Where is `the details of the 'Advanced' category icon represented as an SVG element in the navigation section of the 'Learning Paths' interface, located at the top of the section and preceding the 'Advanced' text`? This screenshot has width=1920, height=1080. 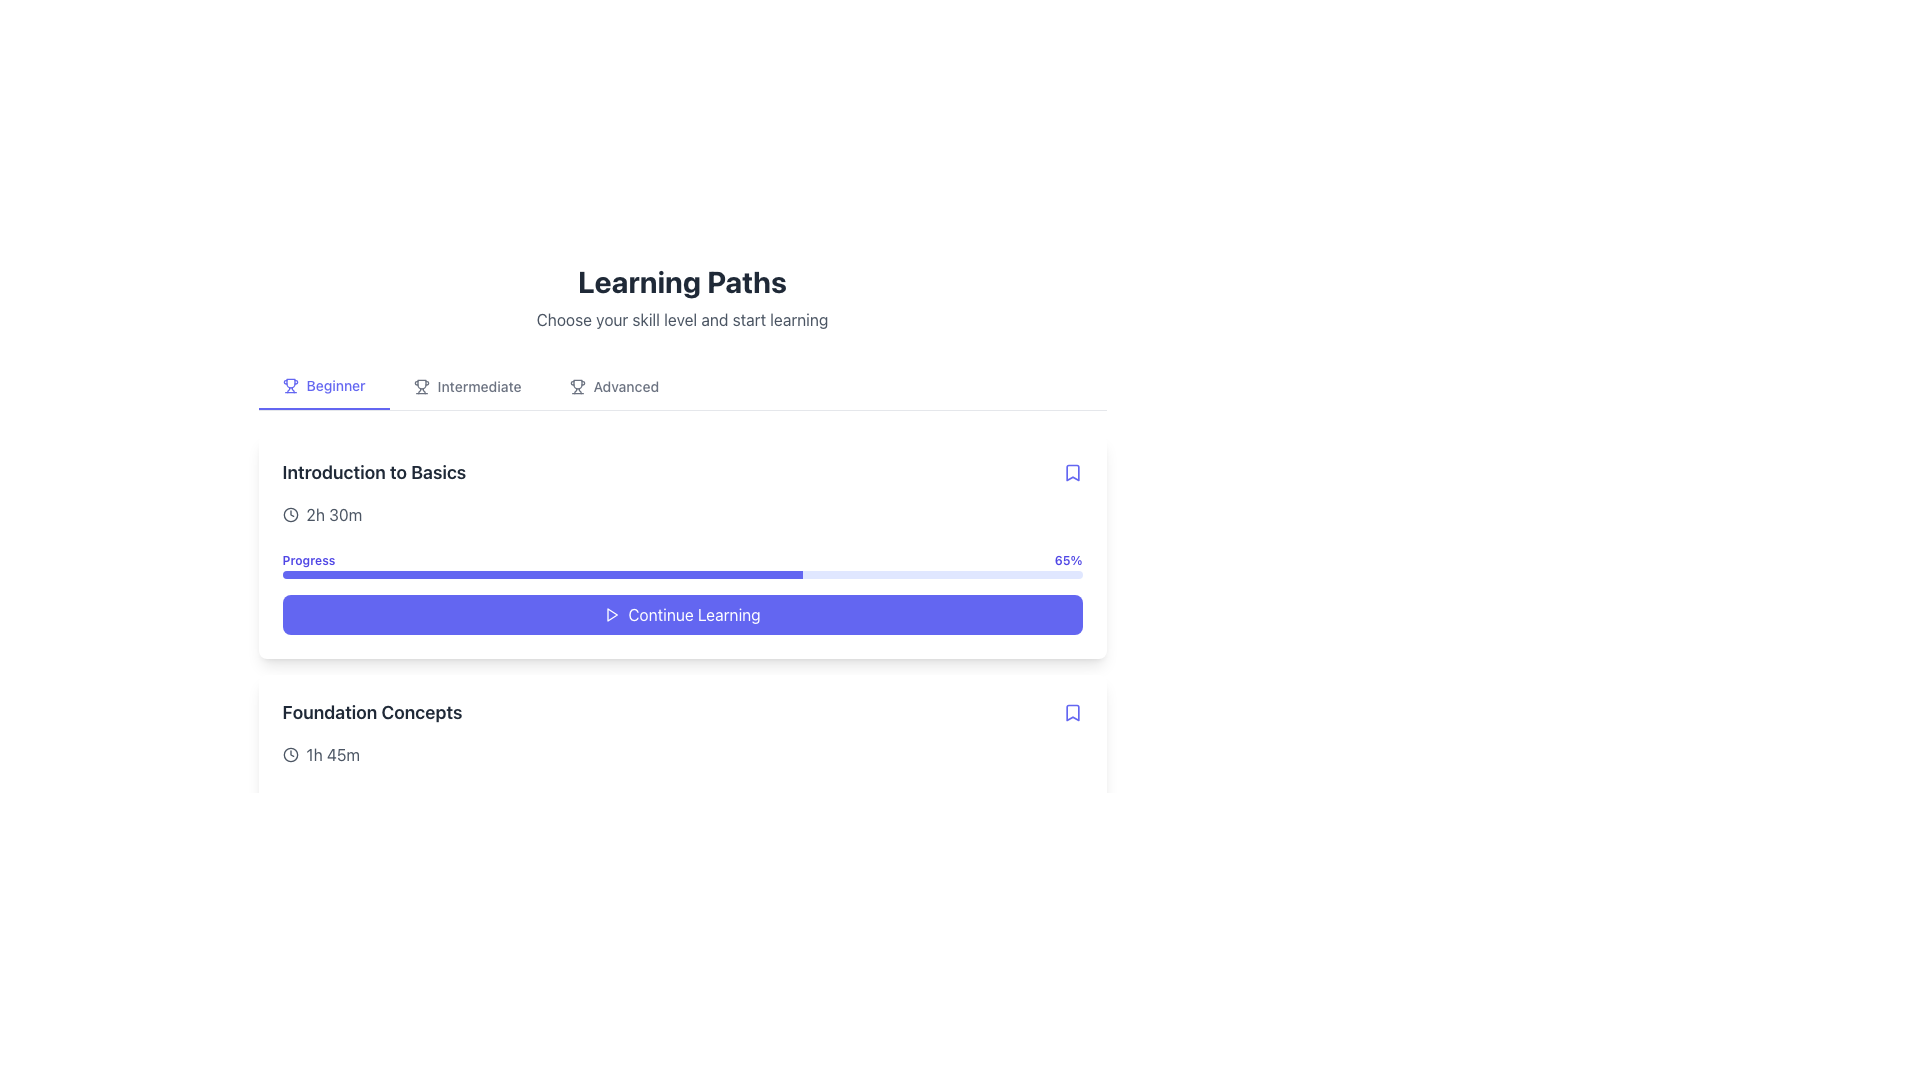 the details of the 'Advanced' category icon represented as an SVG element in the navigation section of the 'Learning Paths' interface, located at the top of the section and preceding the 'Advanced' text is located at coordinates (576, 386).